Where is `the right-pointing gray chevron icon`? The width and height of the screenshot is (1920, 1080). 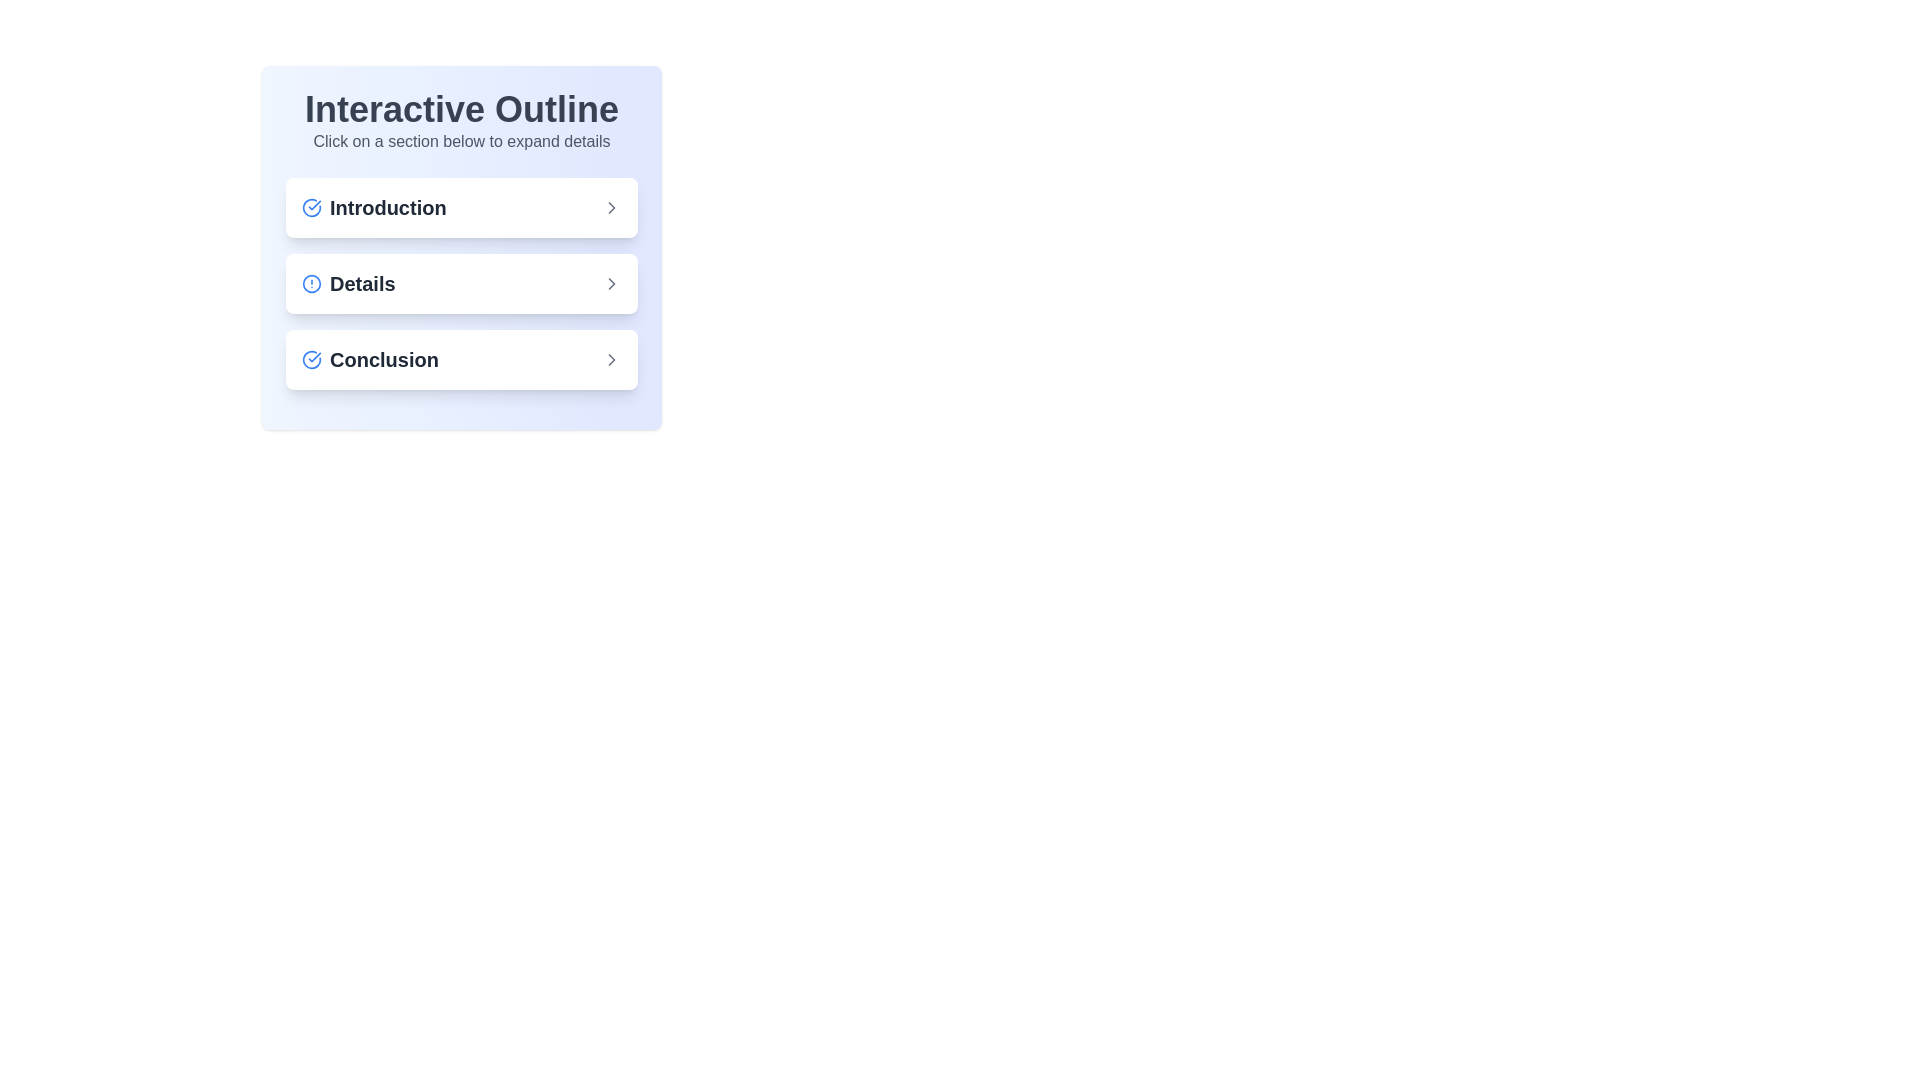
the right-pointing gray chevron icon is located at coordinates (610, 358).